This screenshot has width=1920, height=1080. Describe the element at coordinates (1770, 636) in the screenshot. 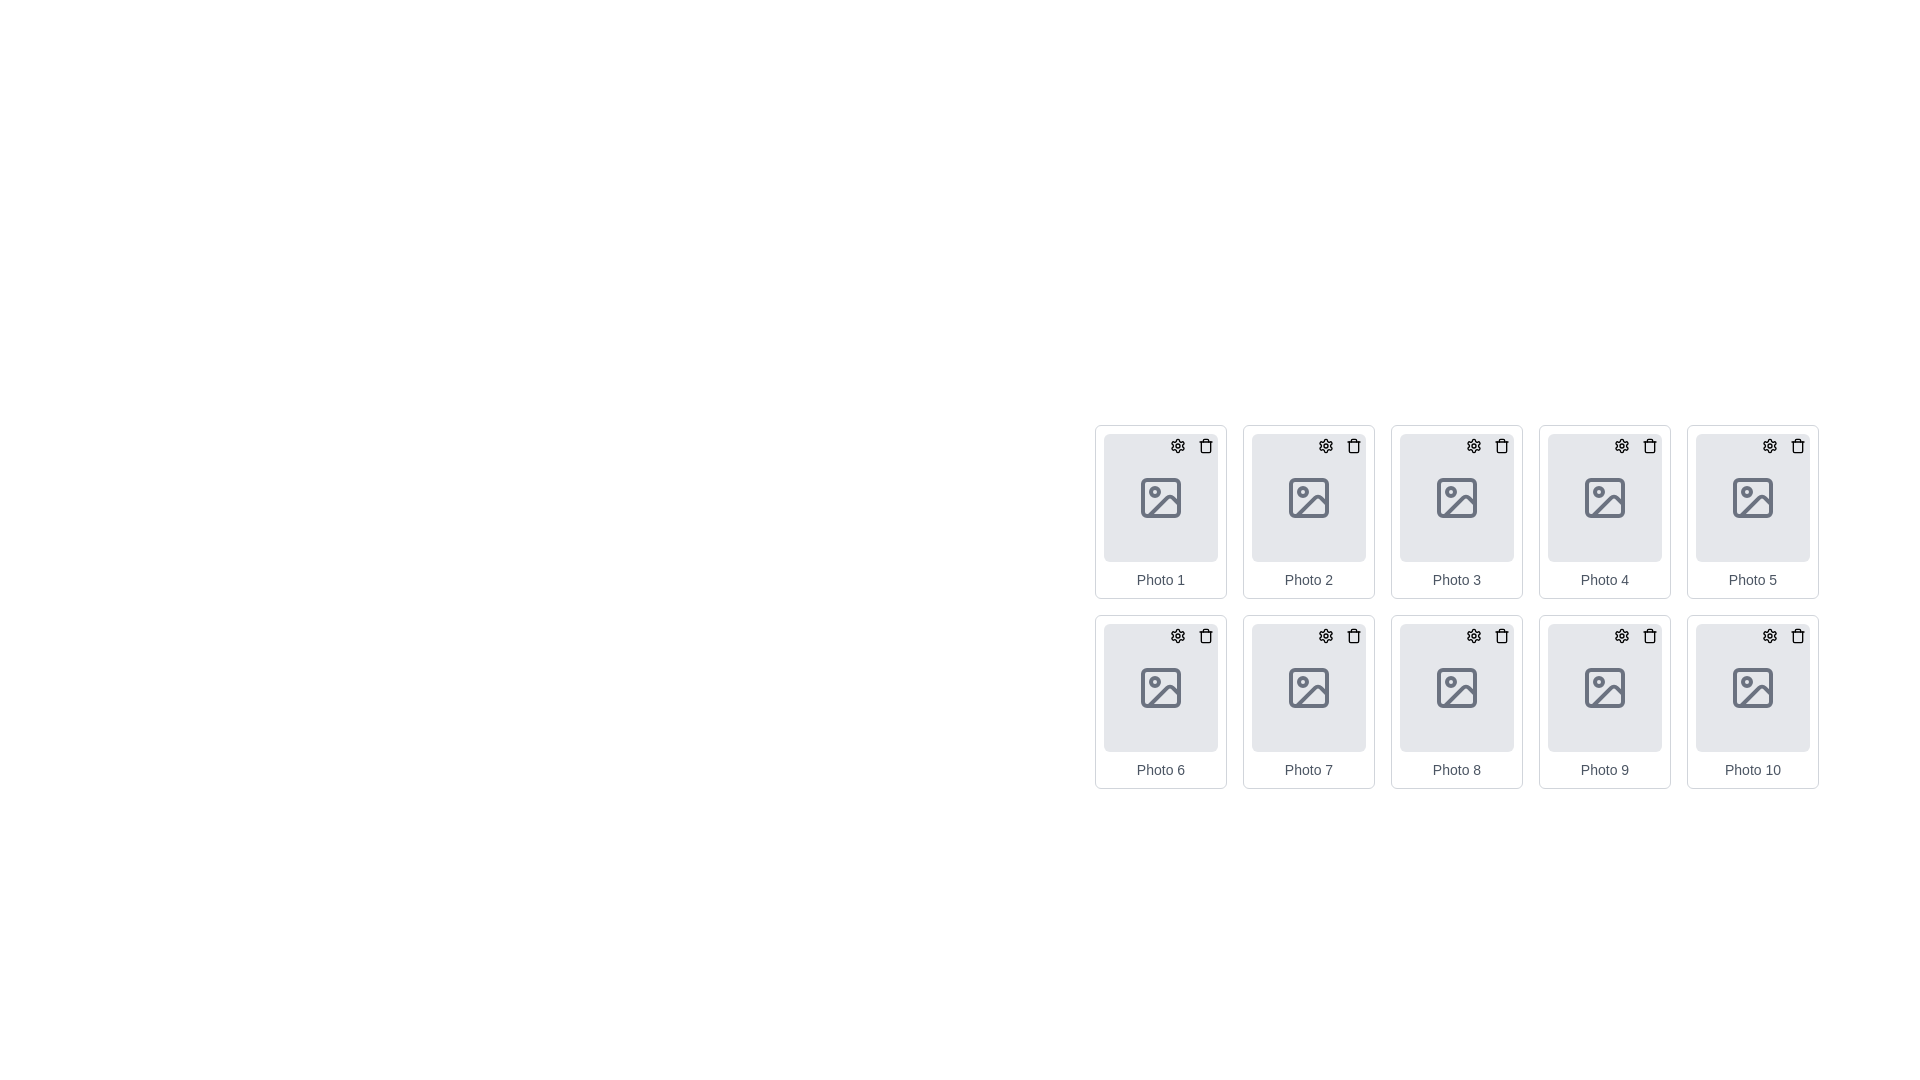

I see `the gear button located at the top-right corner of the card labeled 'Photo 10'` at that location.